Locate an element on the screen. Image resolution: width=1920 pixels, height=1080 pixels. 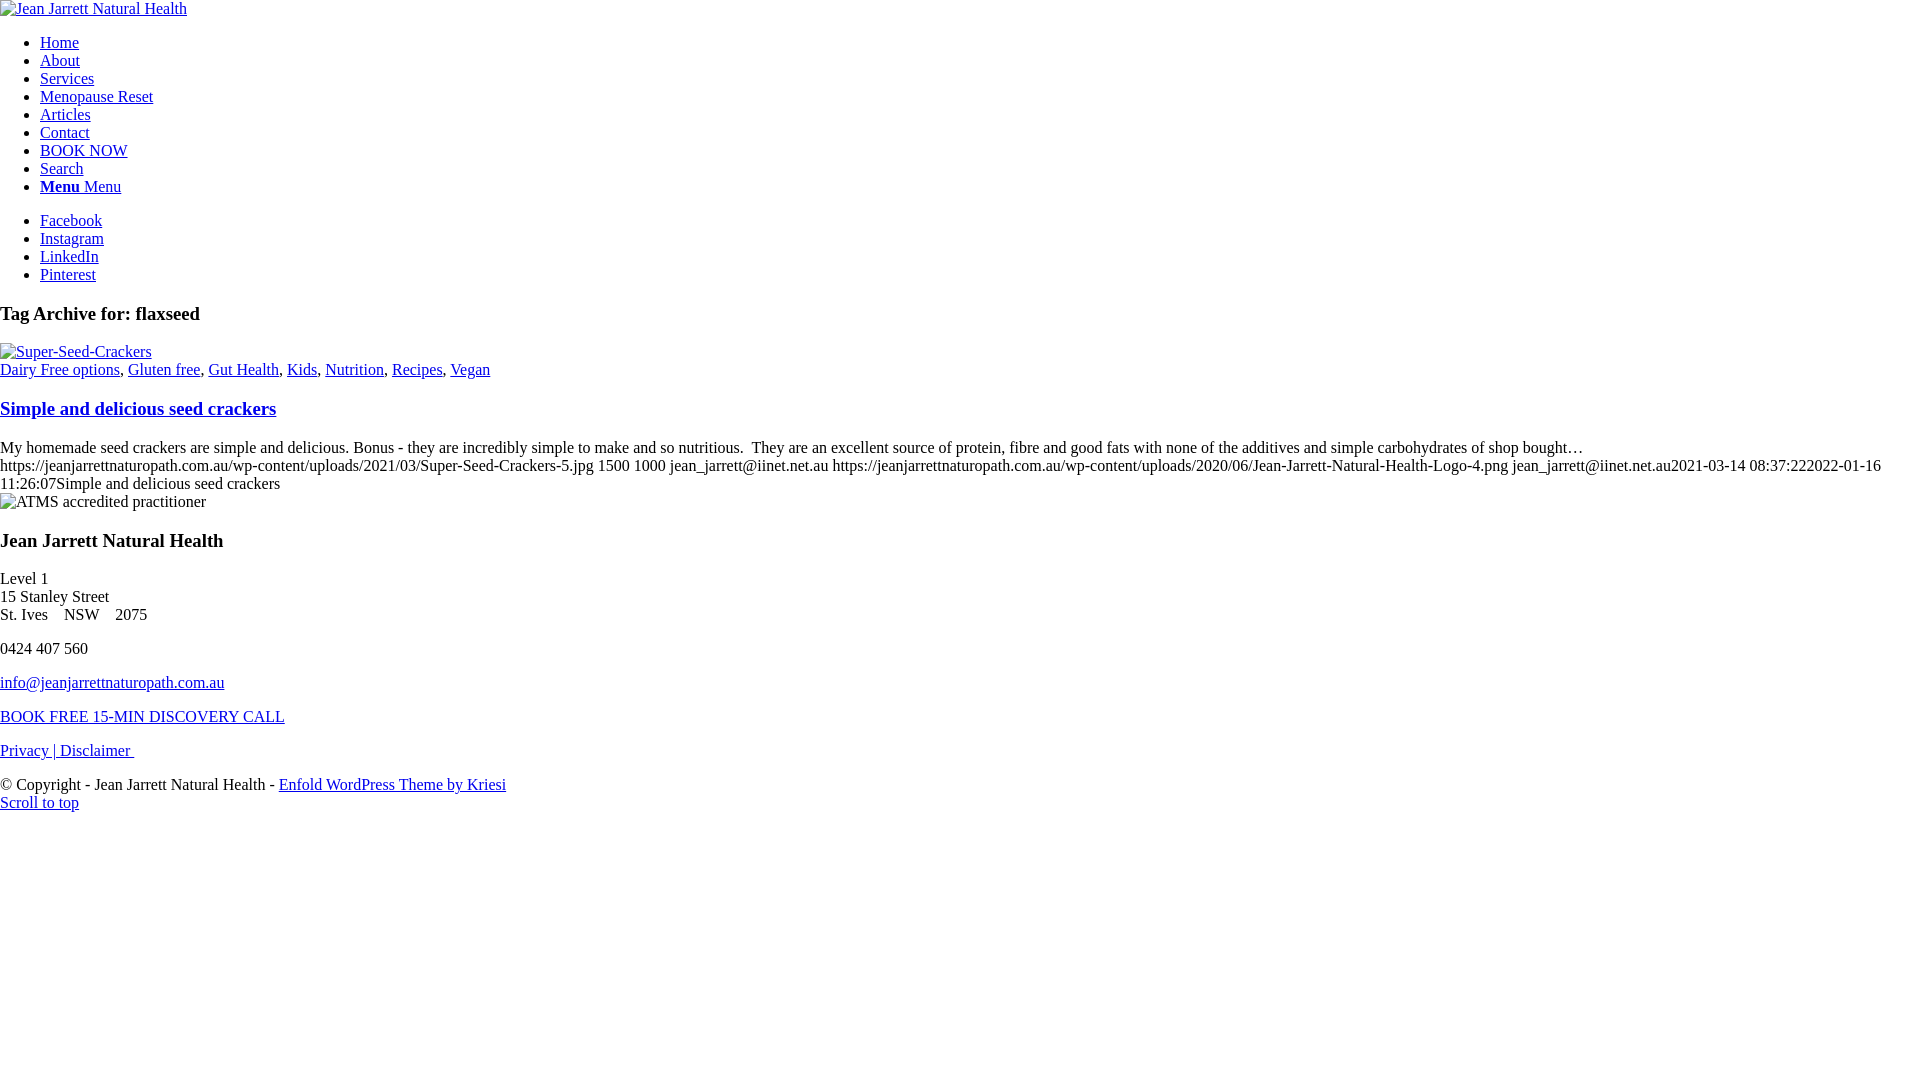
'Articles' is located at coordinates (39, 114).